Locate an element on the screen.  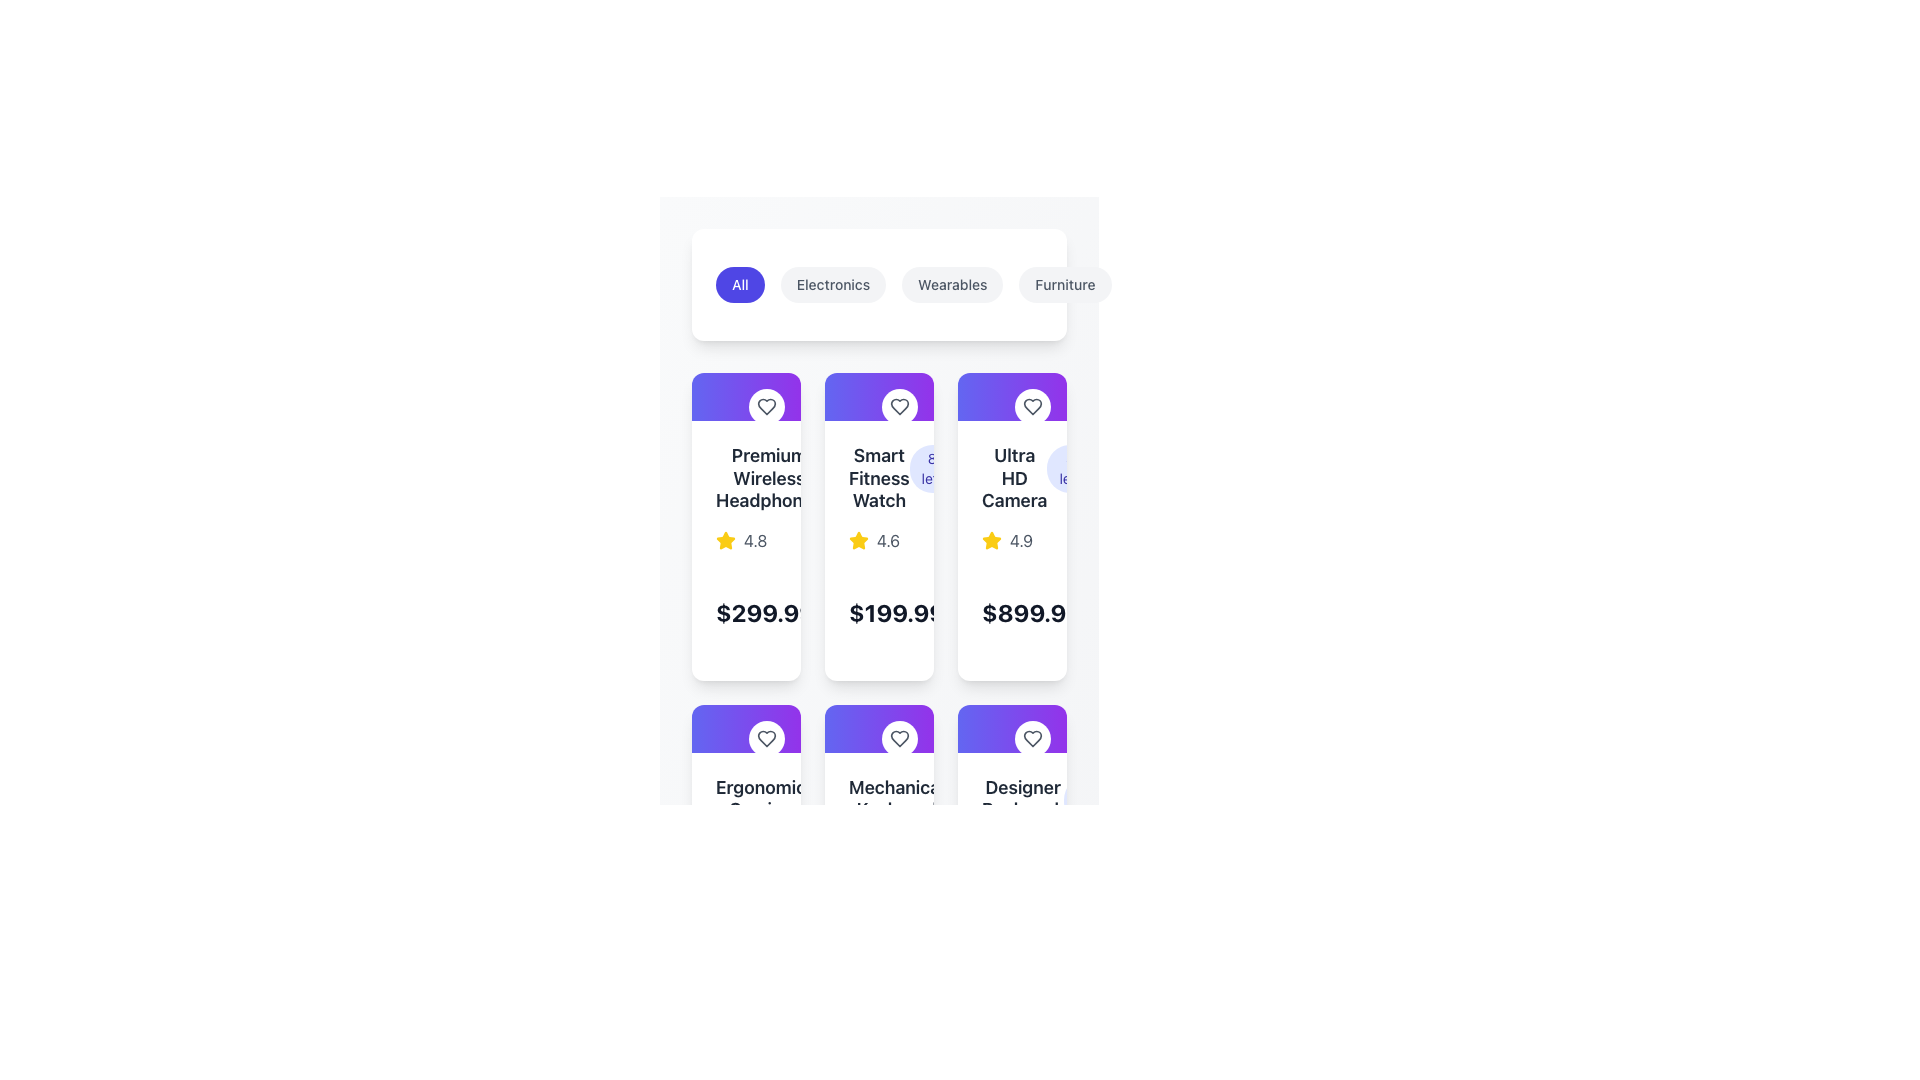
the heart-shaped 'like' button located at the top-right corner of the 'Premium Wireless Headphone' card to favorite the item is located at coordinates (766, 406).